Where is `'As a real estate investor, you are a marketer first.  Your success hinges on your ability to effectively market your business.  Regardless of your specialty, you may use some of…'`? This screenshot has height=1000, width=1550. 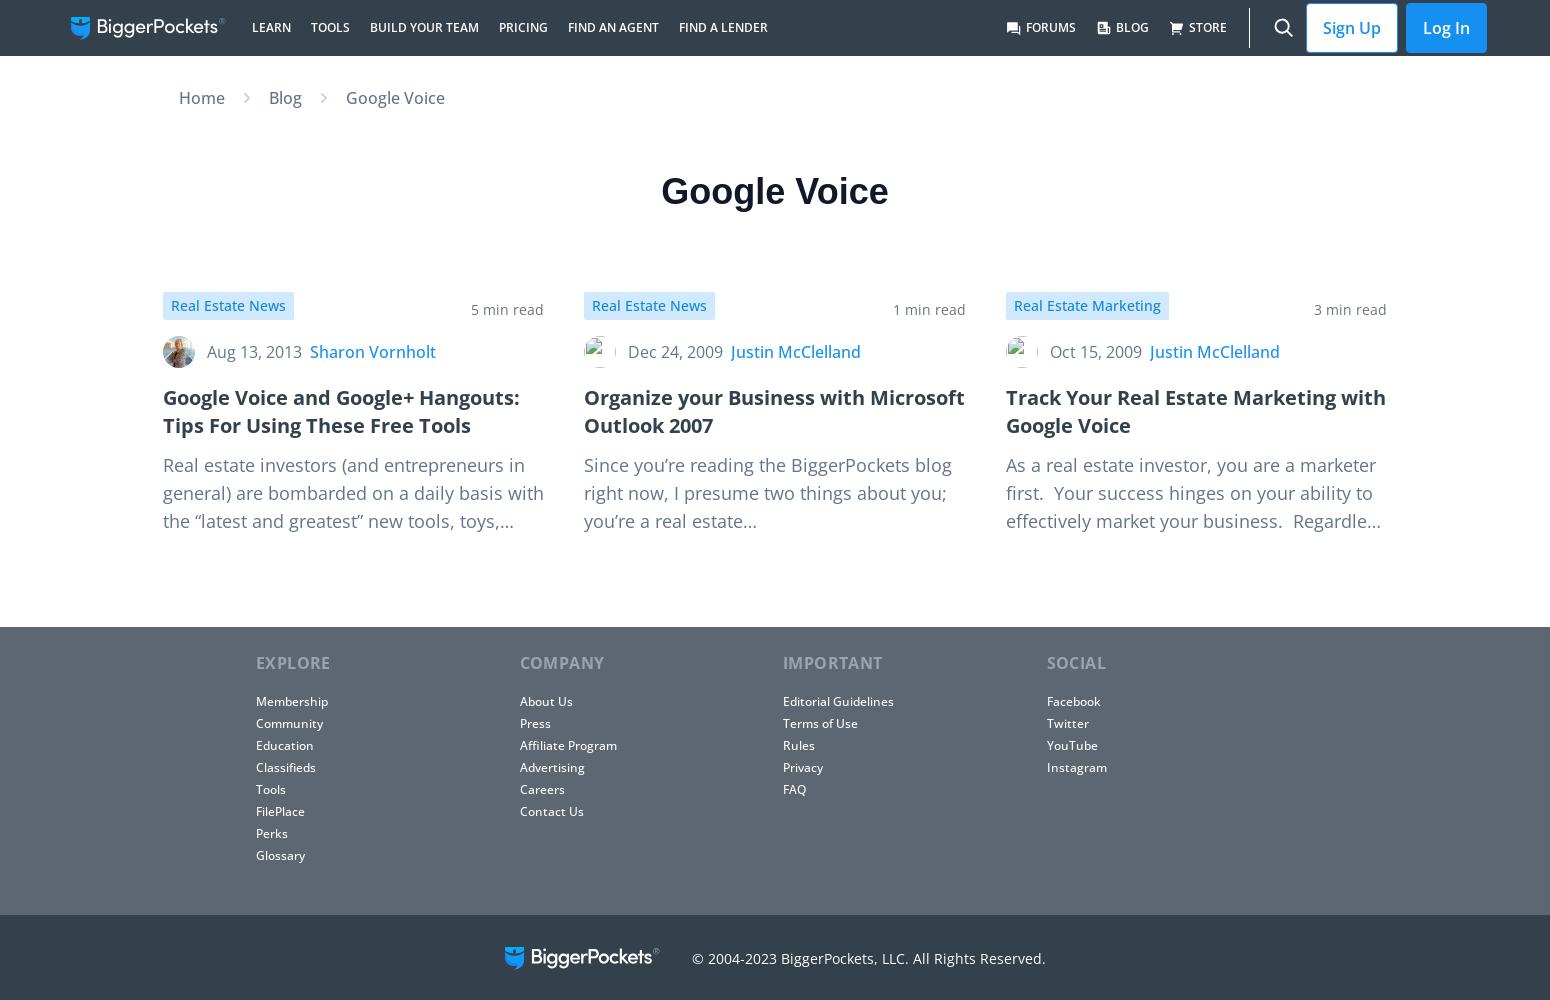 'As a real estate investor, you are a marketer first.  Your success hinges on your ability to effectively market your business.  Regardless of your specialty, you may use some of…' is located at coordinates (1194, 507).